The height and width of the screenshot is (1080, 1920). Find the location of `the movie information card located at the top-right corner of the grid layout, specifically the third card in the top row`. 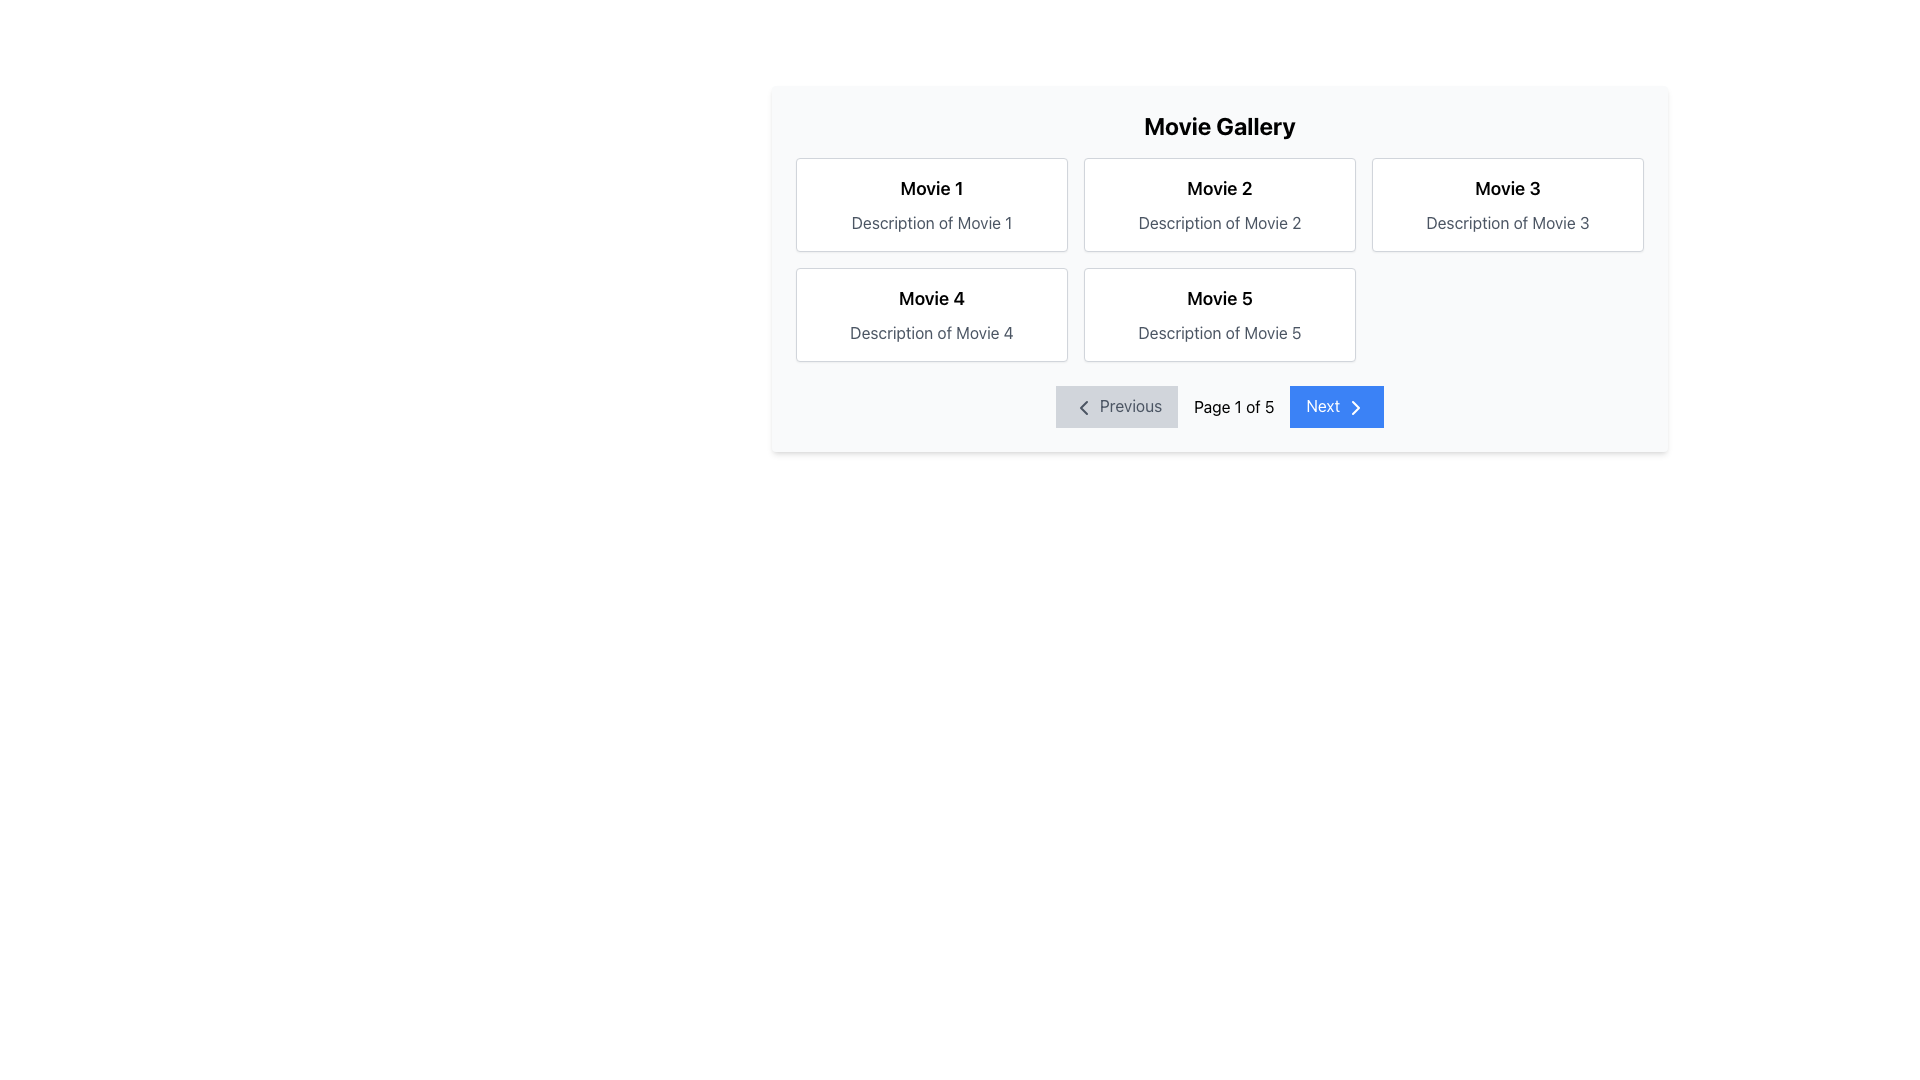

the movie information card located at the top-right corner of the grid layout, specifically the third card in the top row is located at coordinates (1507, 204).